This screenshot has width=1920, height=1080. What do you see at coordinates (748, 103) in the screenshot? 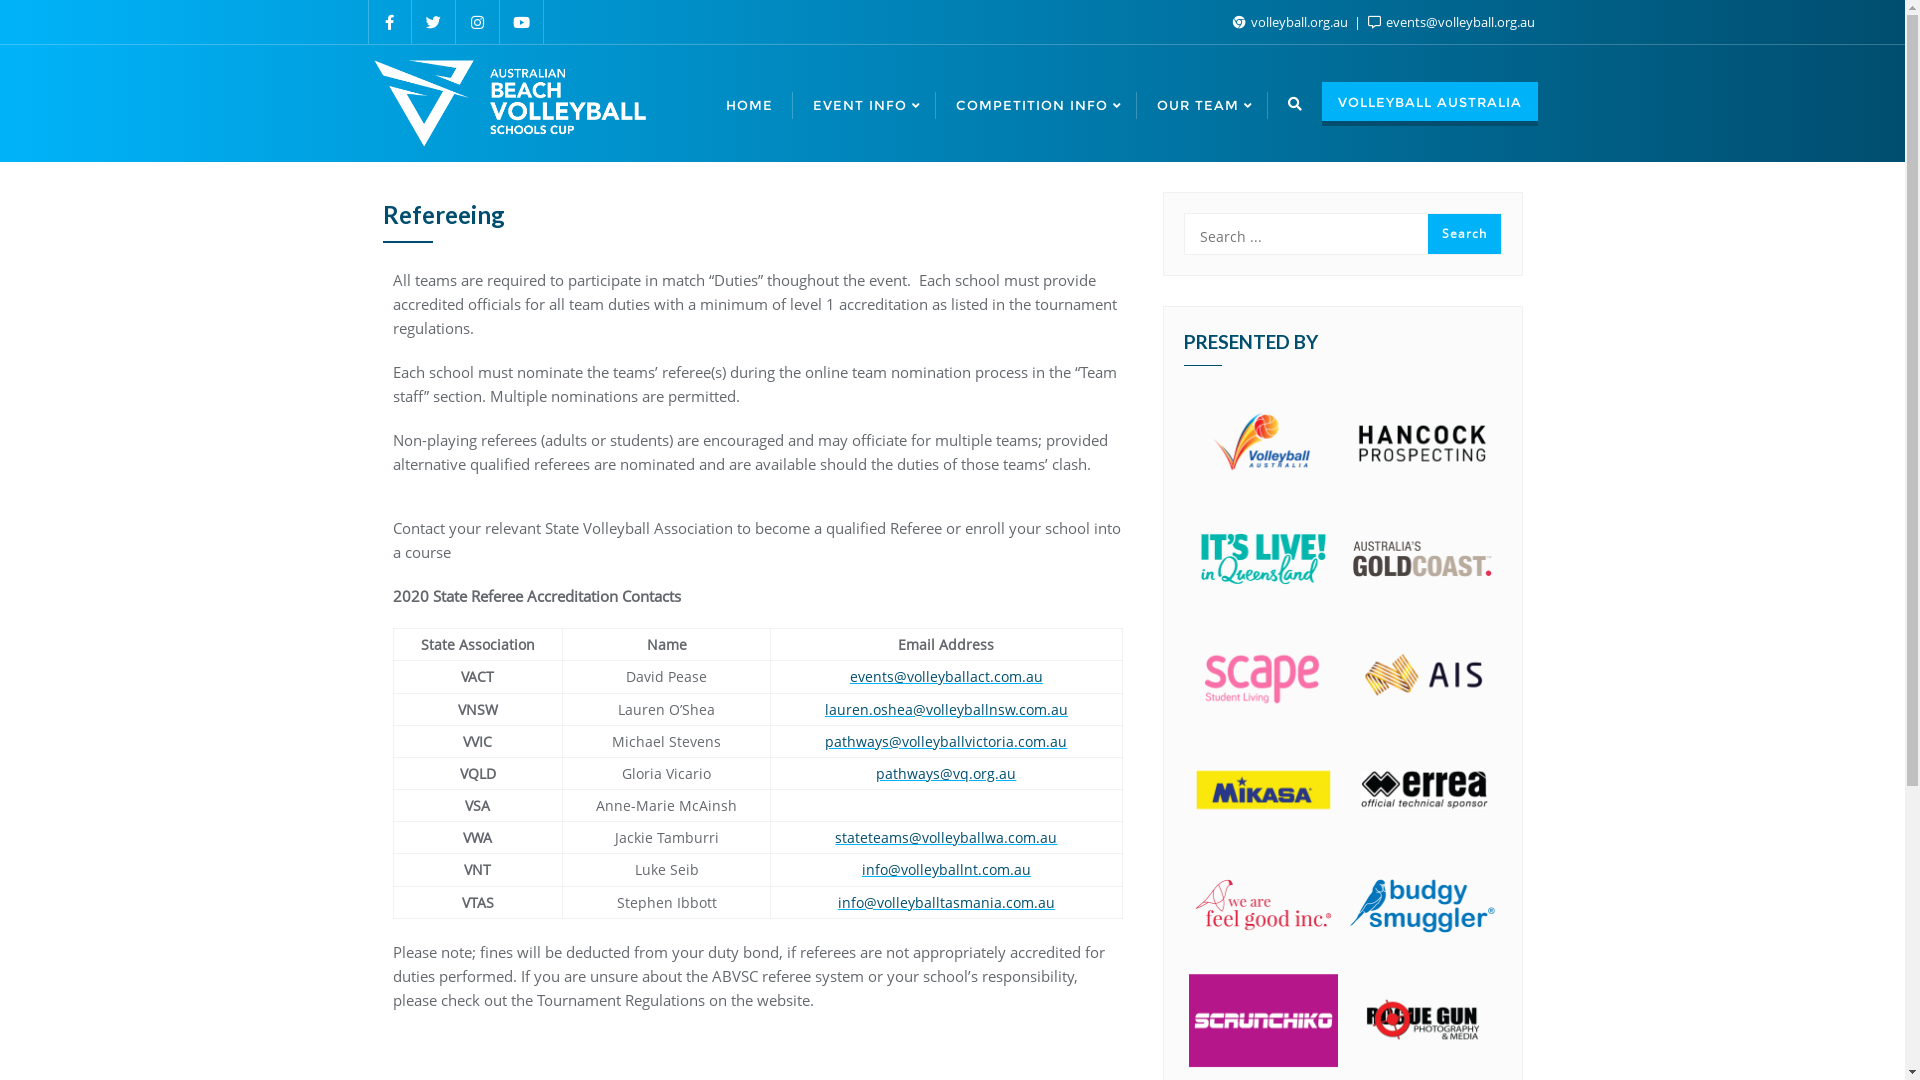
I see `'HOME'` at bounding box center [748, 103].